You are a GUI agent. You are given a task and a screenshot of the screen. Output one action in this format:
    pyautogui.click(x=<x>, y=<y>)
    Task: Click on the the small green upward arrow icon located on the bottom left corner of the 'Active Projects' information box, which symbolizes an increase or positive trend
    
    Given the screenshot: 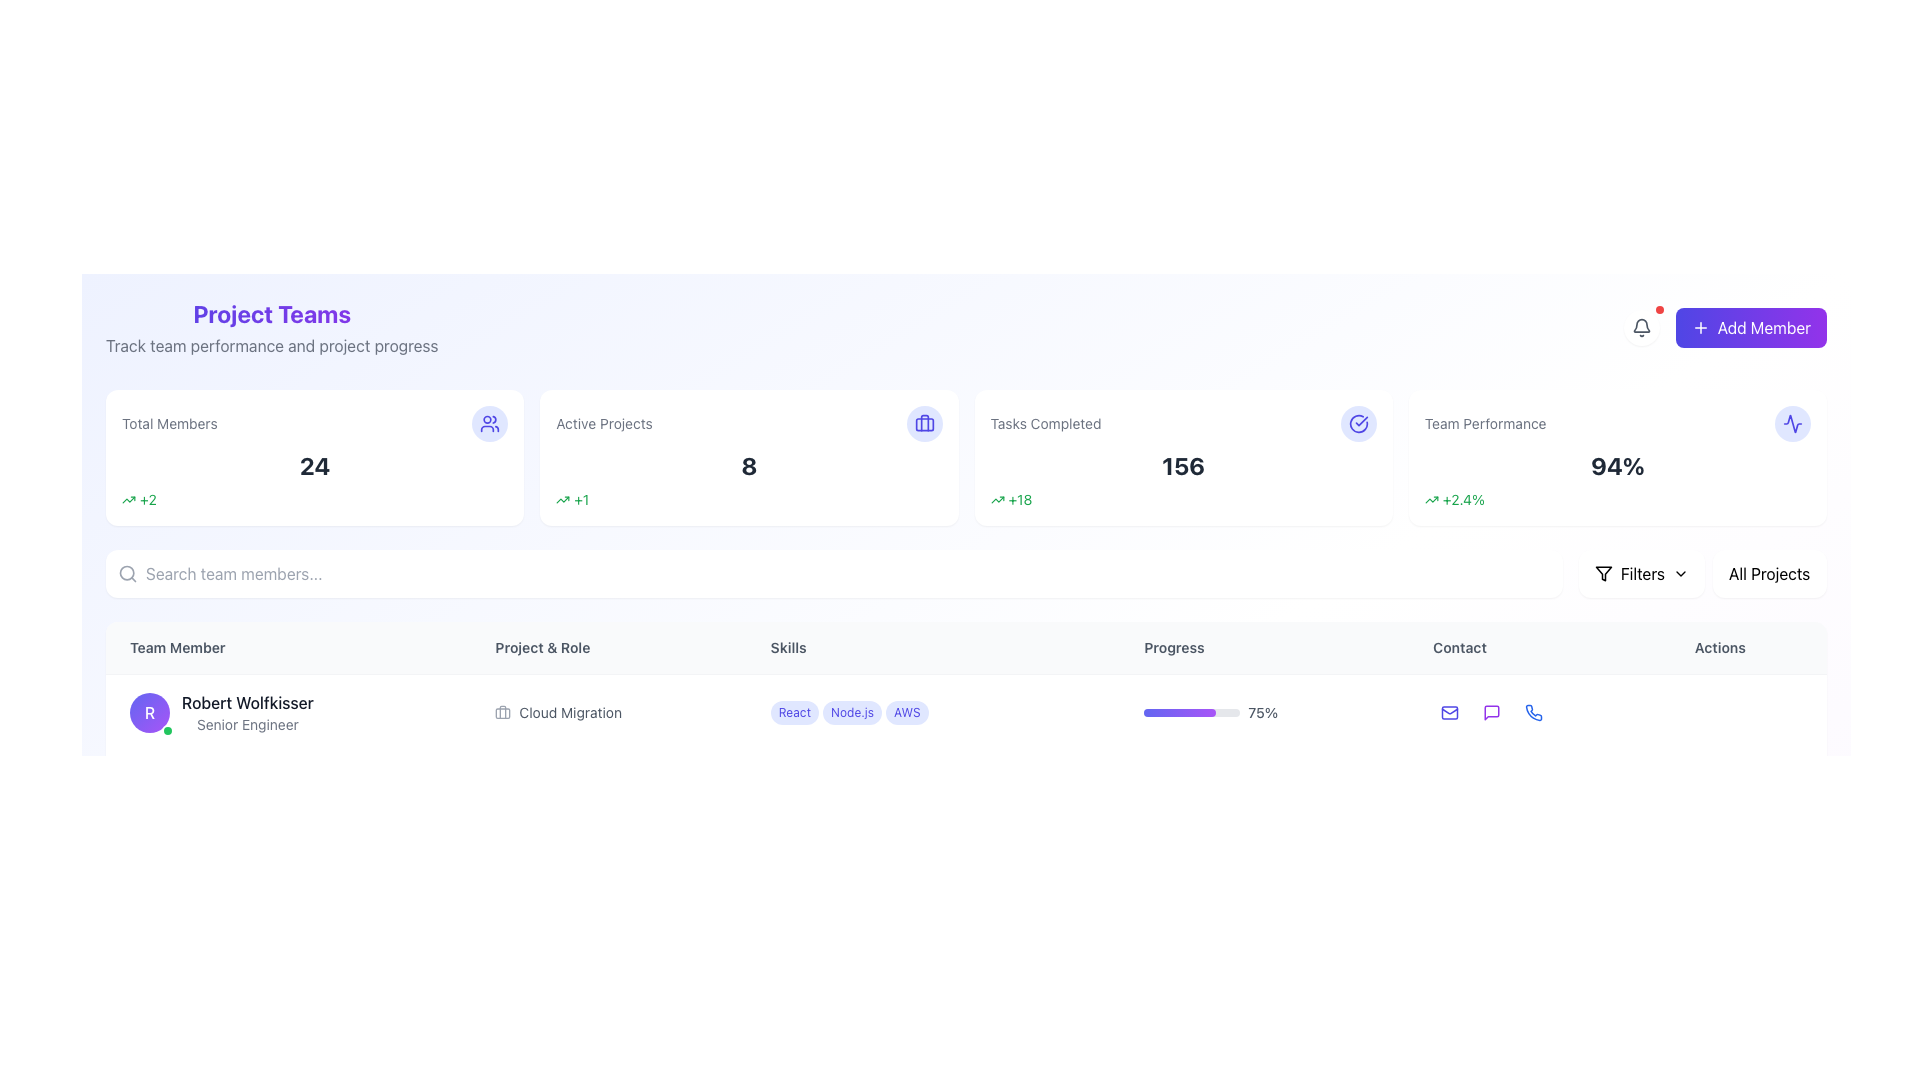 What is the action you would take?
    pyautogui.click(x=562, y=499)
    